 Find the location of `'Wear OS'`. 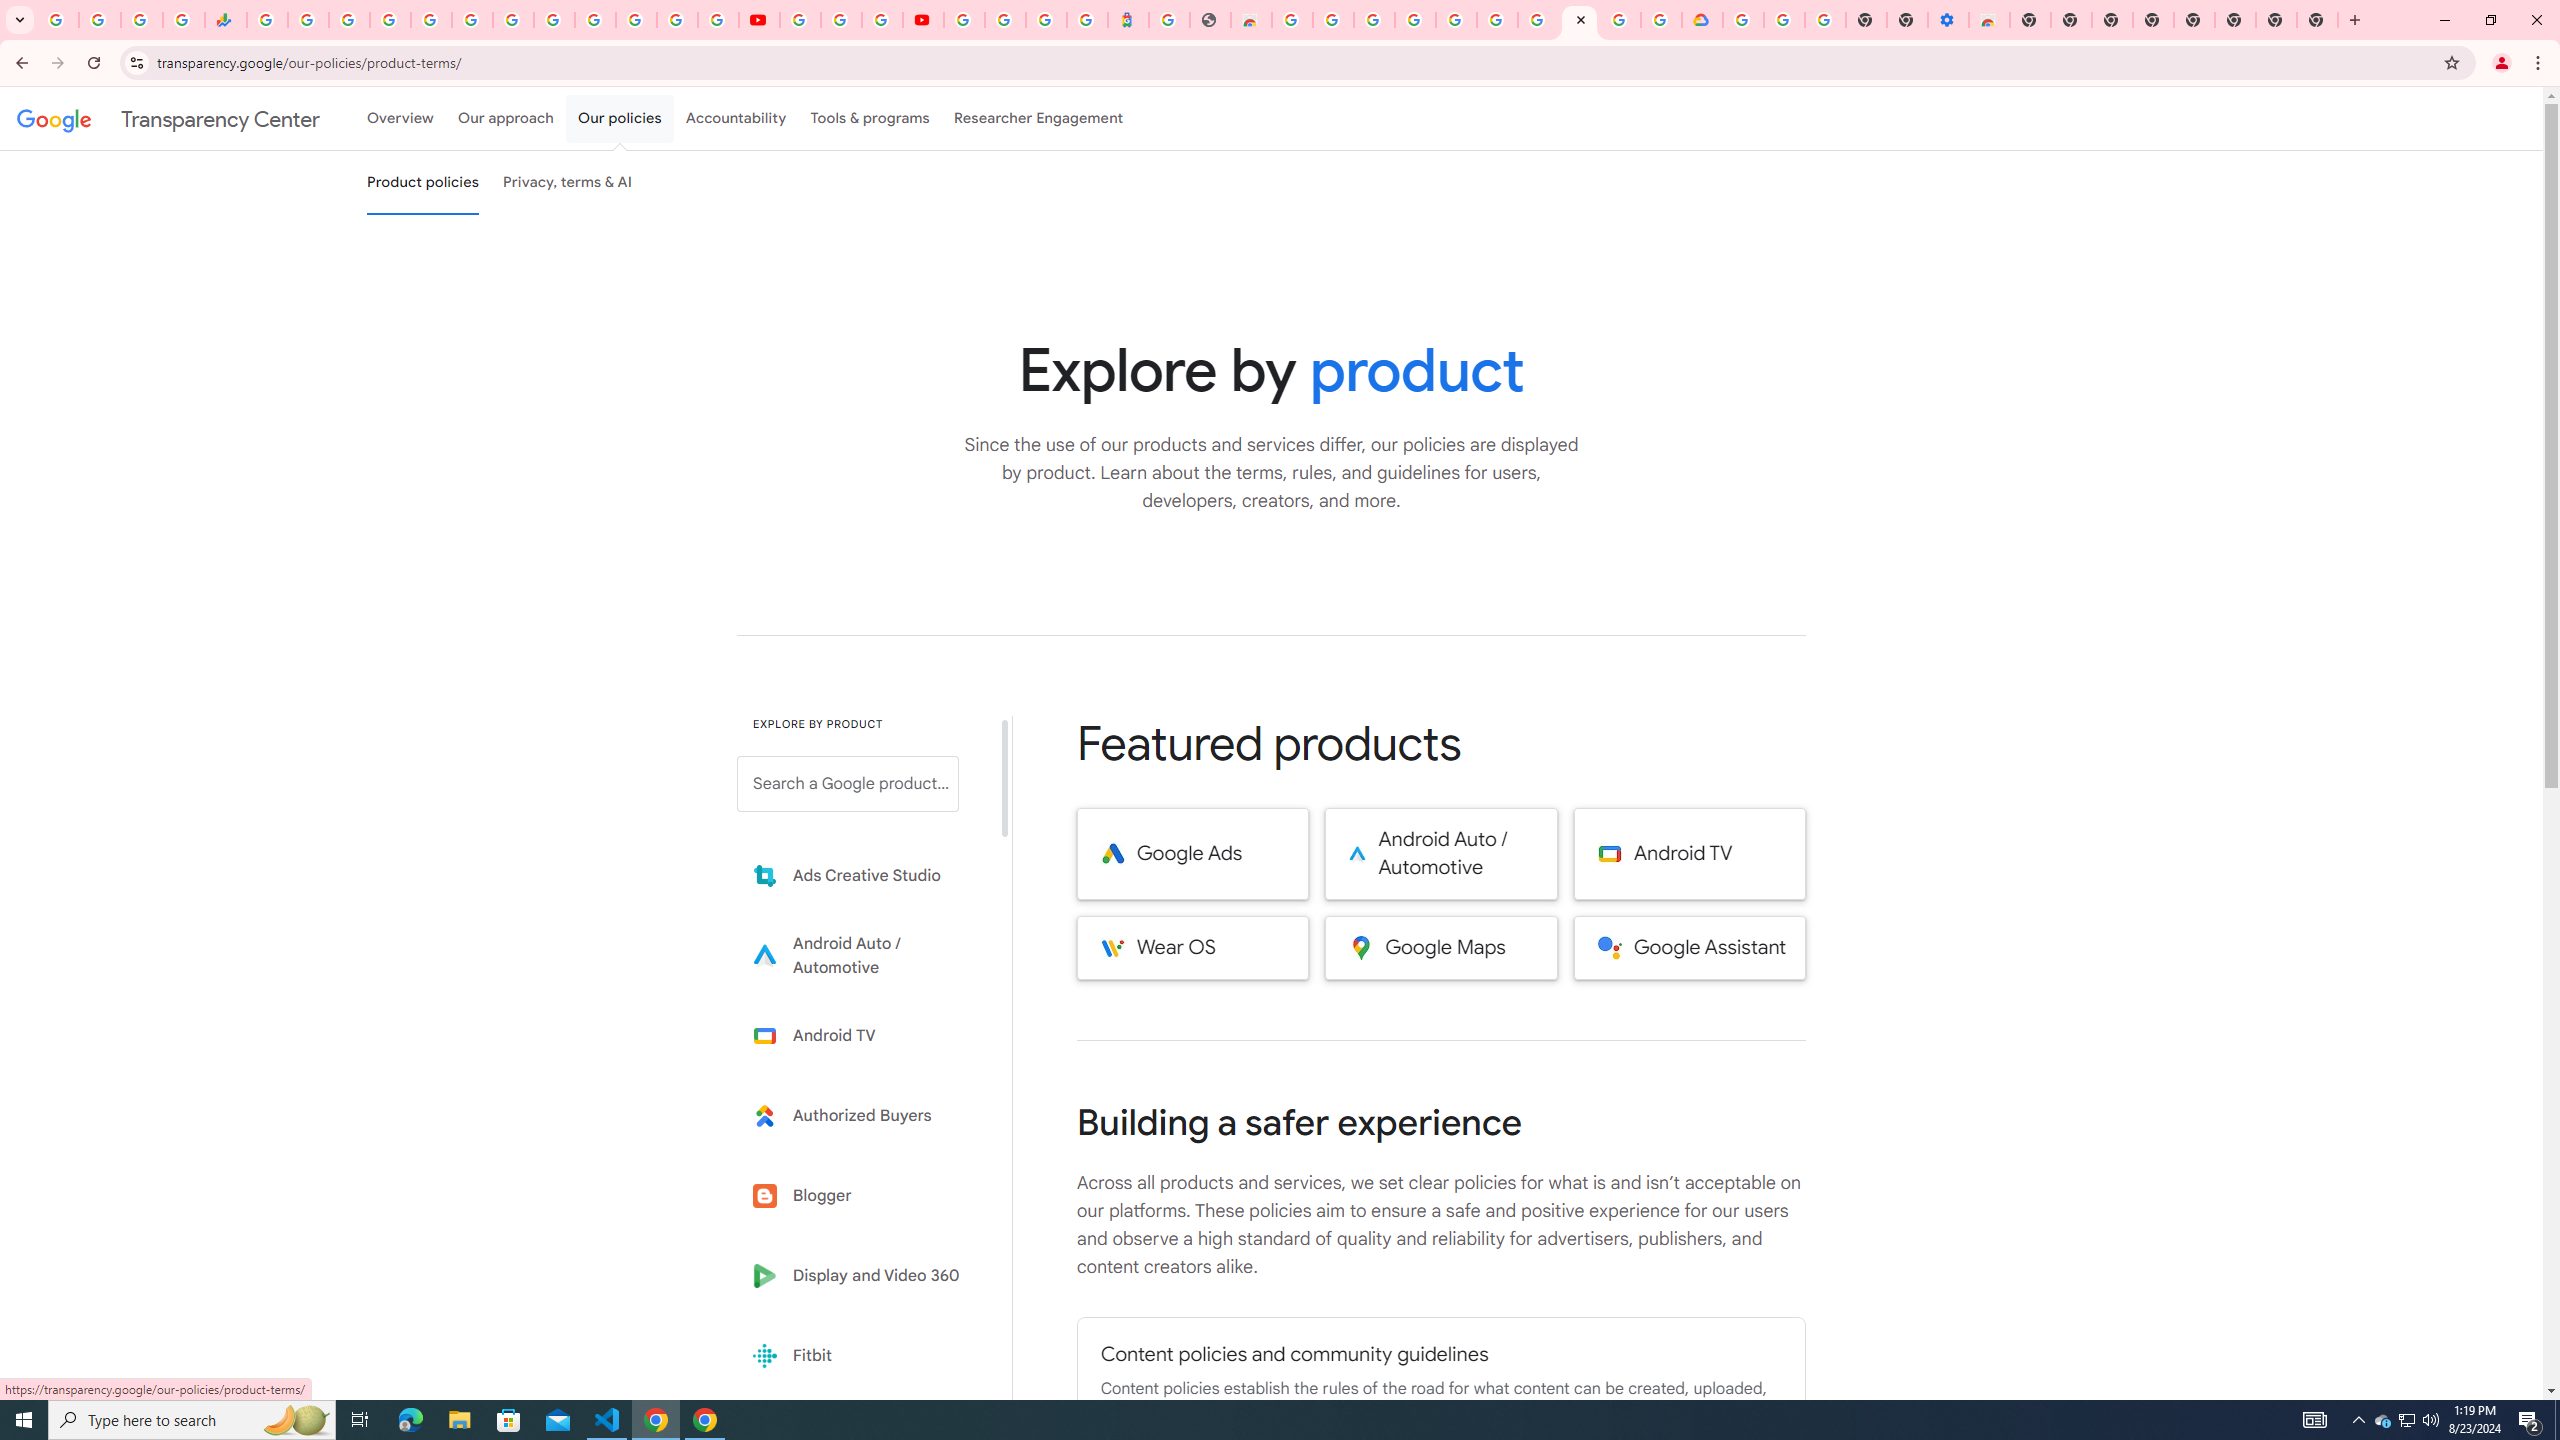

'Wear OS' is located at coordinates (1191, 947).